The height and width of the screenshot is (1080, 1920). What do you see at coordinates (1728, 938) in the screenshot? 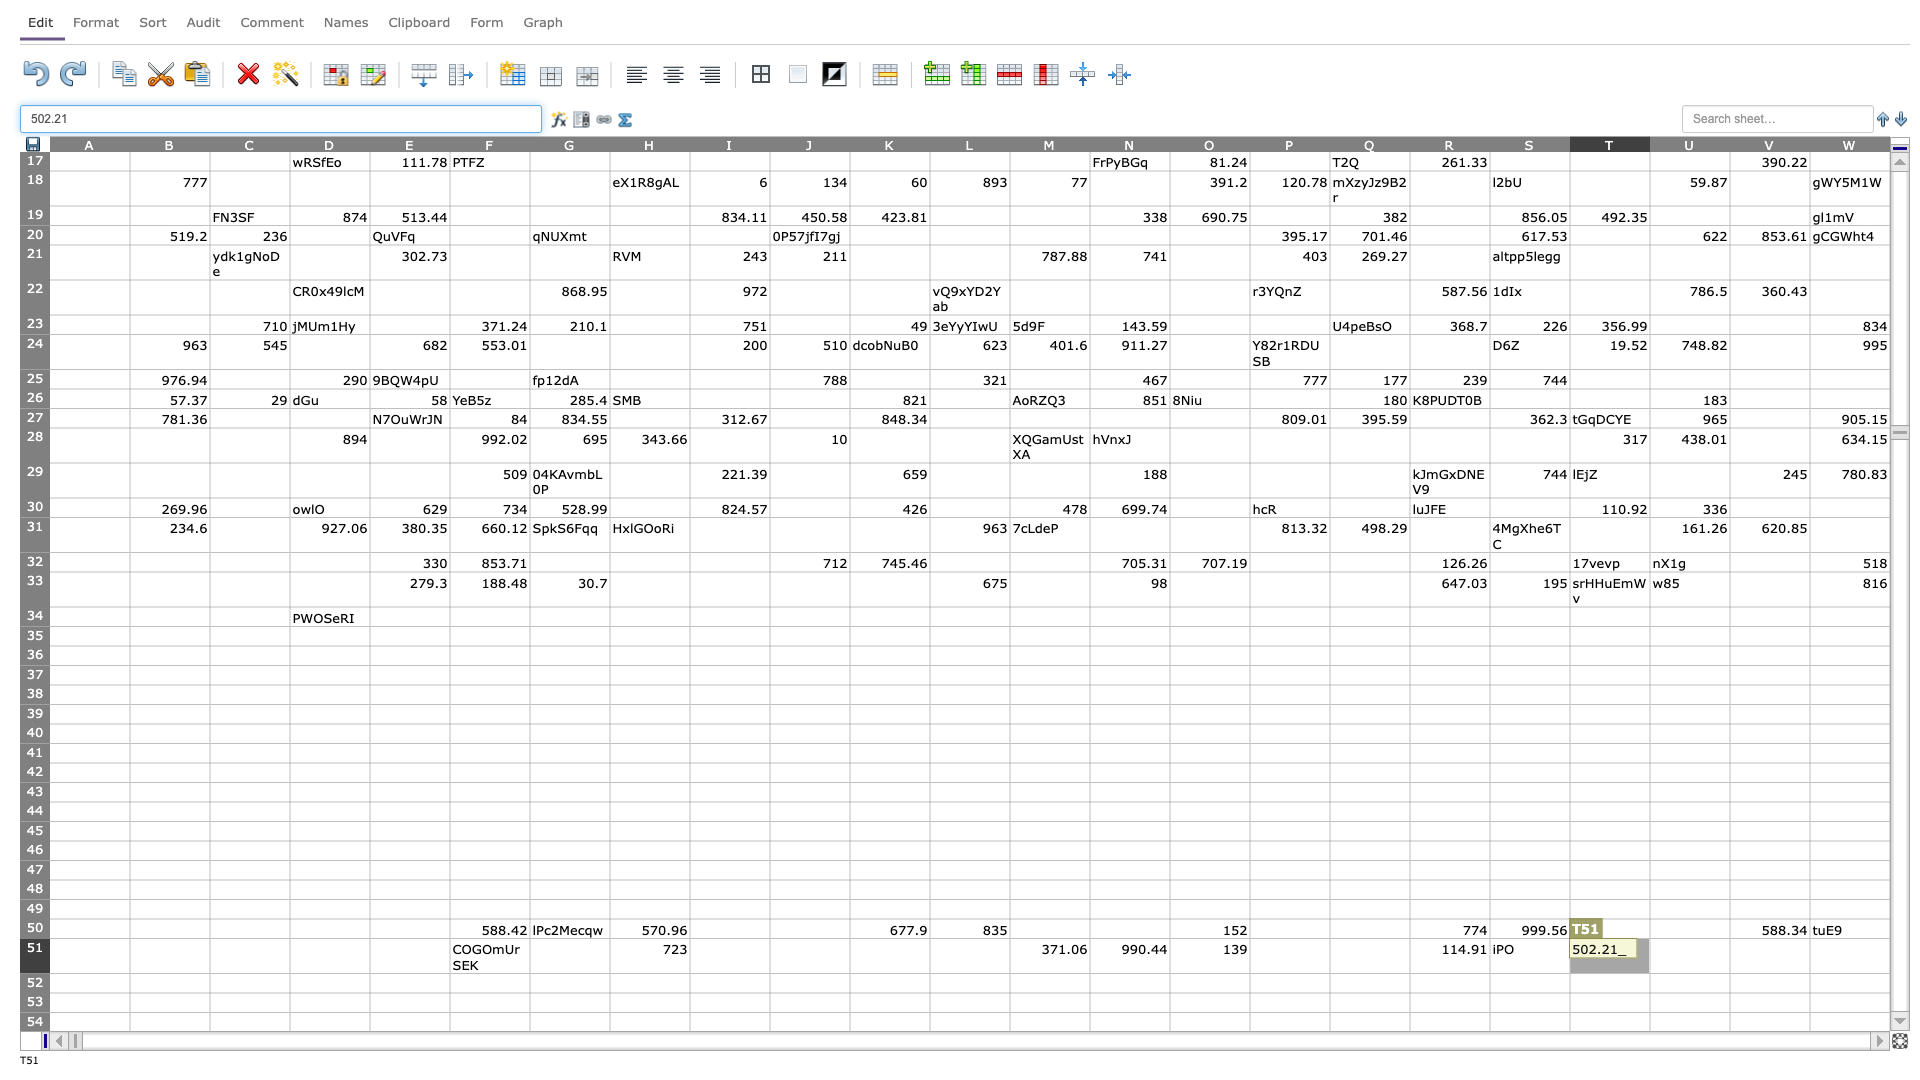
I see `Upper left corner of cell V51` at bounding box center [1728, 938].